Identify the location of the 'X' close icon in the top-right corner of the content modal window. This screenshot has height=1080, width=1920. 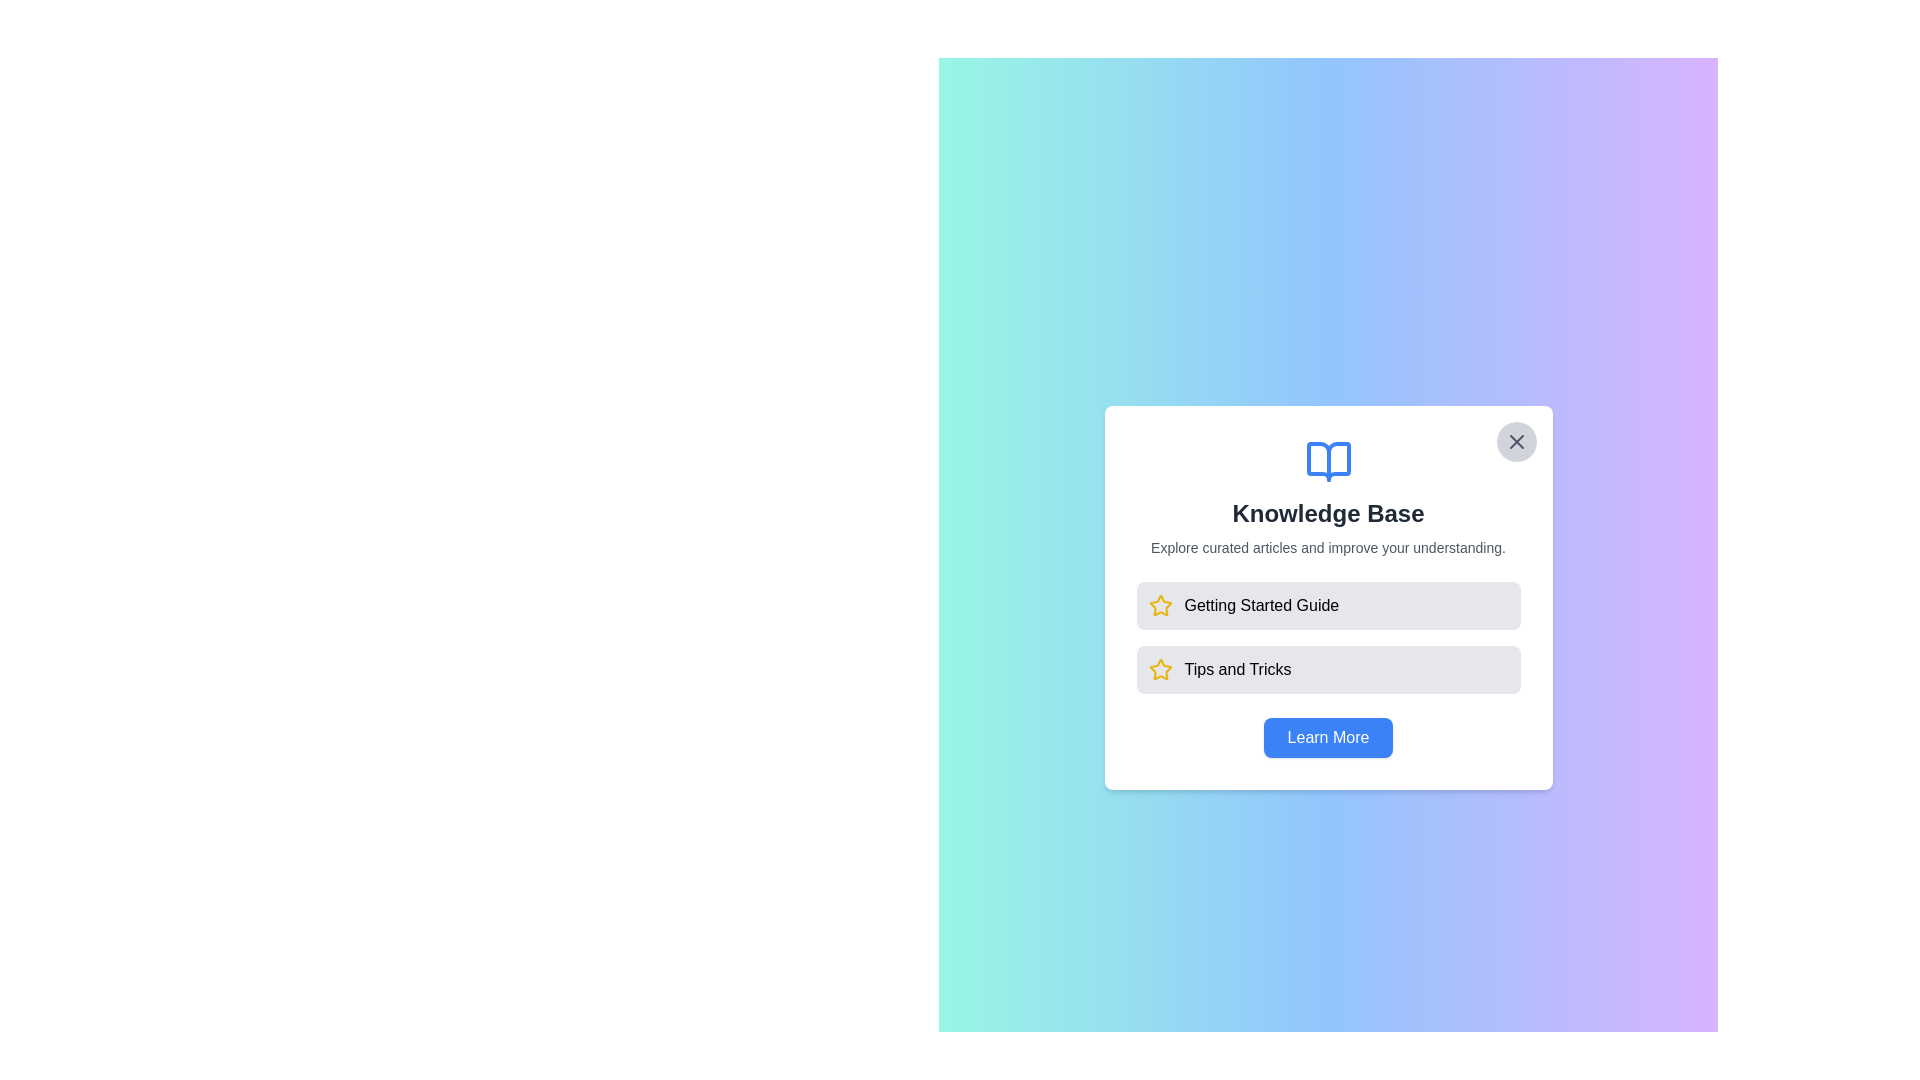
(1516, 441).